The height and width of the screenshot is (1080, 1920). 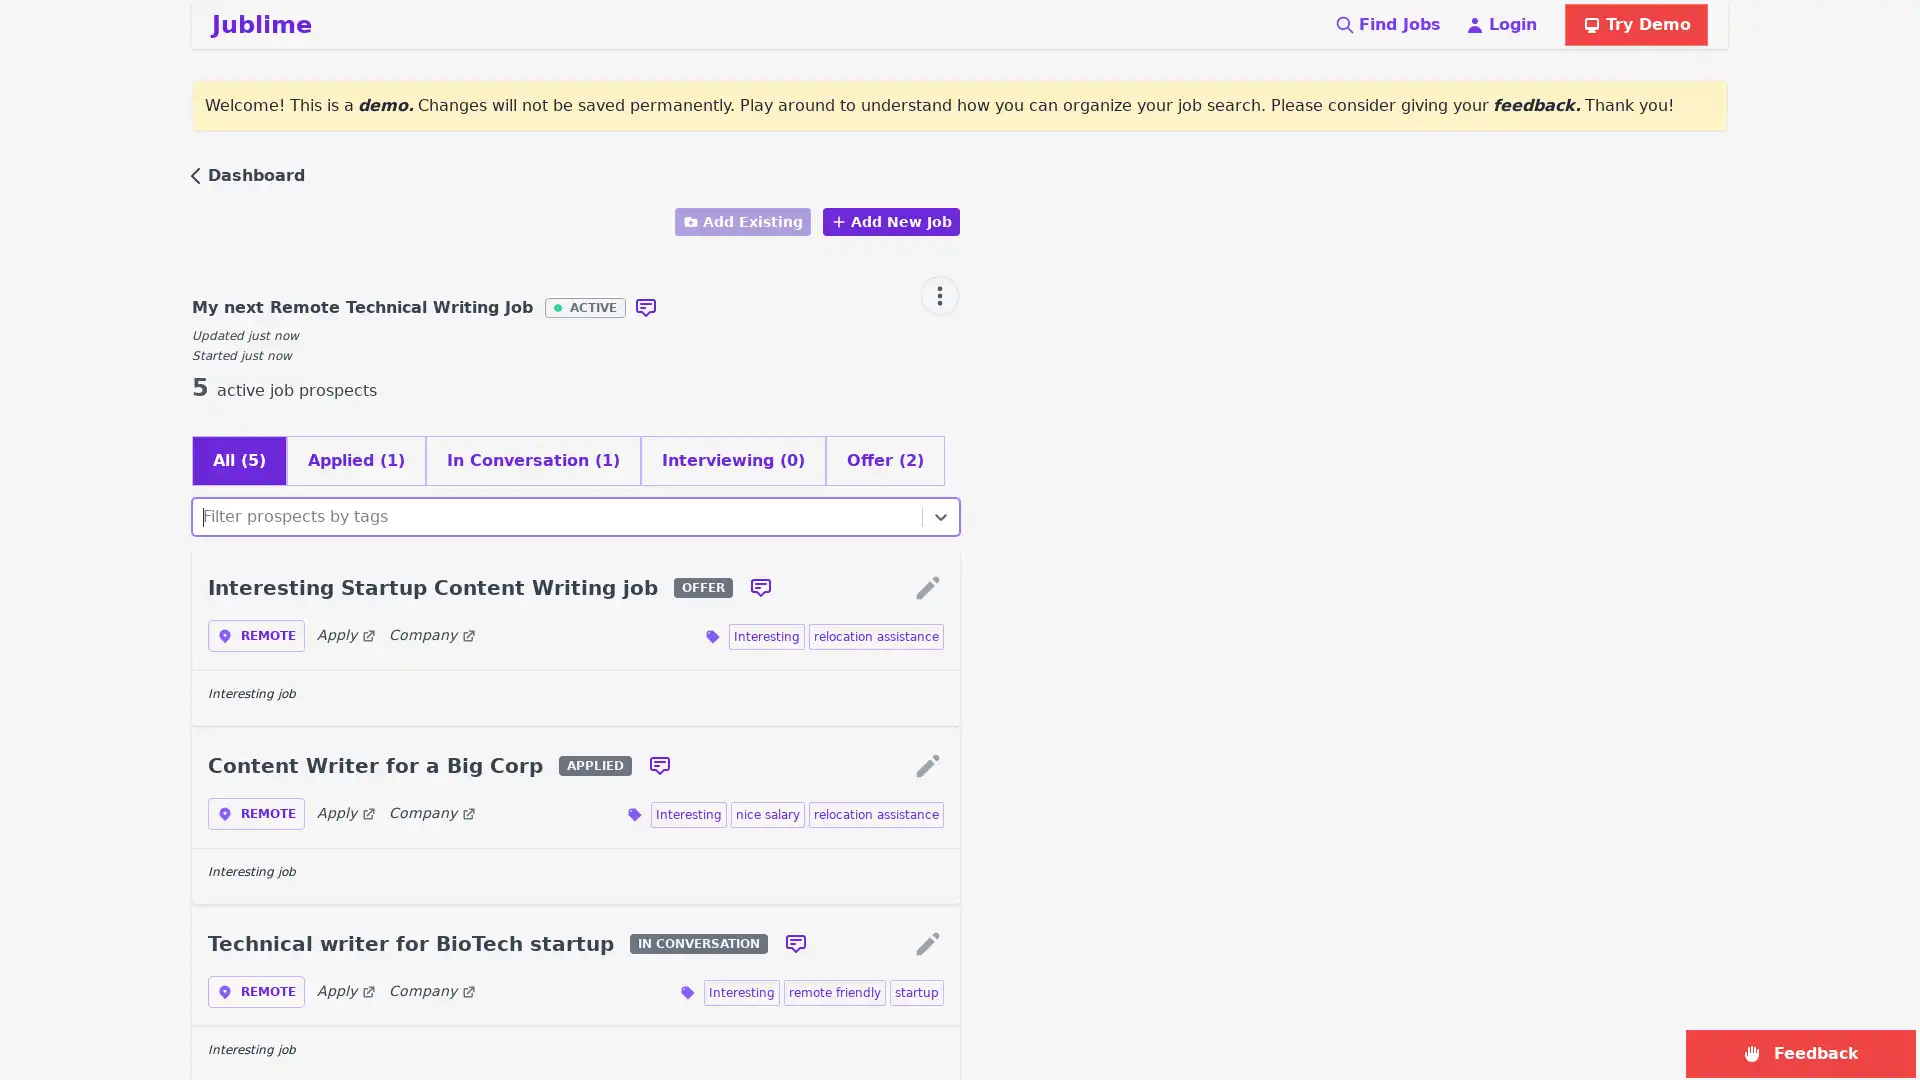 I want to click on Login, so click(x=1501, y=24).